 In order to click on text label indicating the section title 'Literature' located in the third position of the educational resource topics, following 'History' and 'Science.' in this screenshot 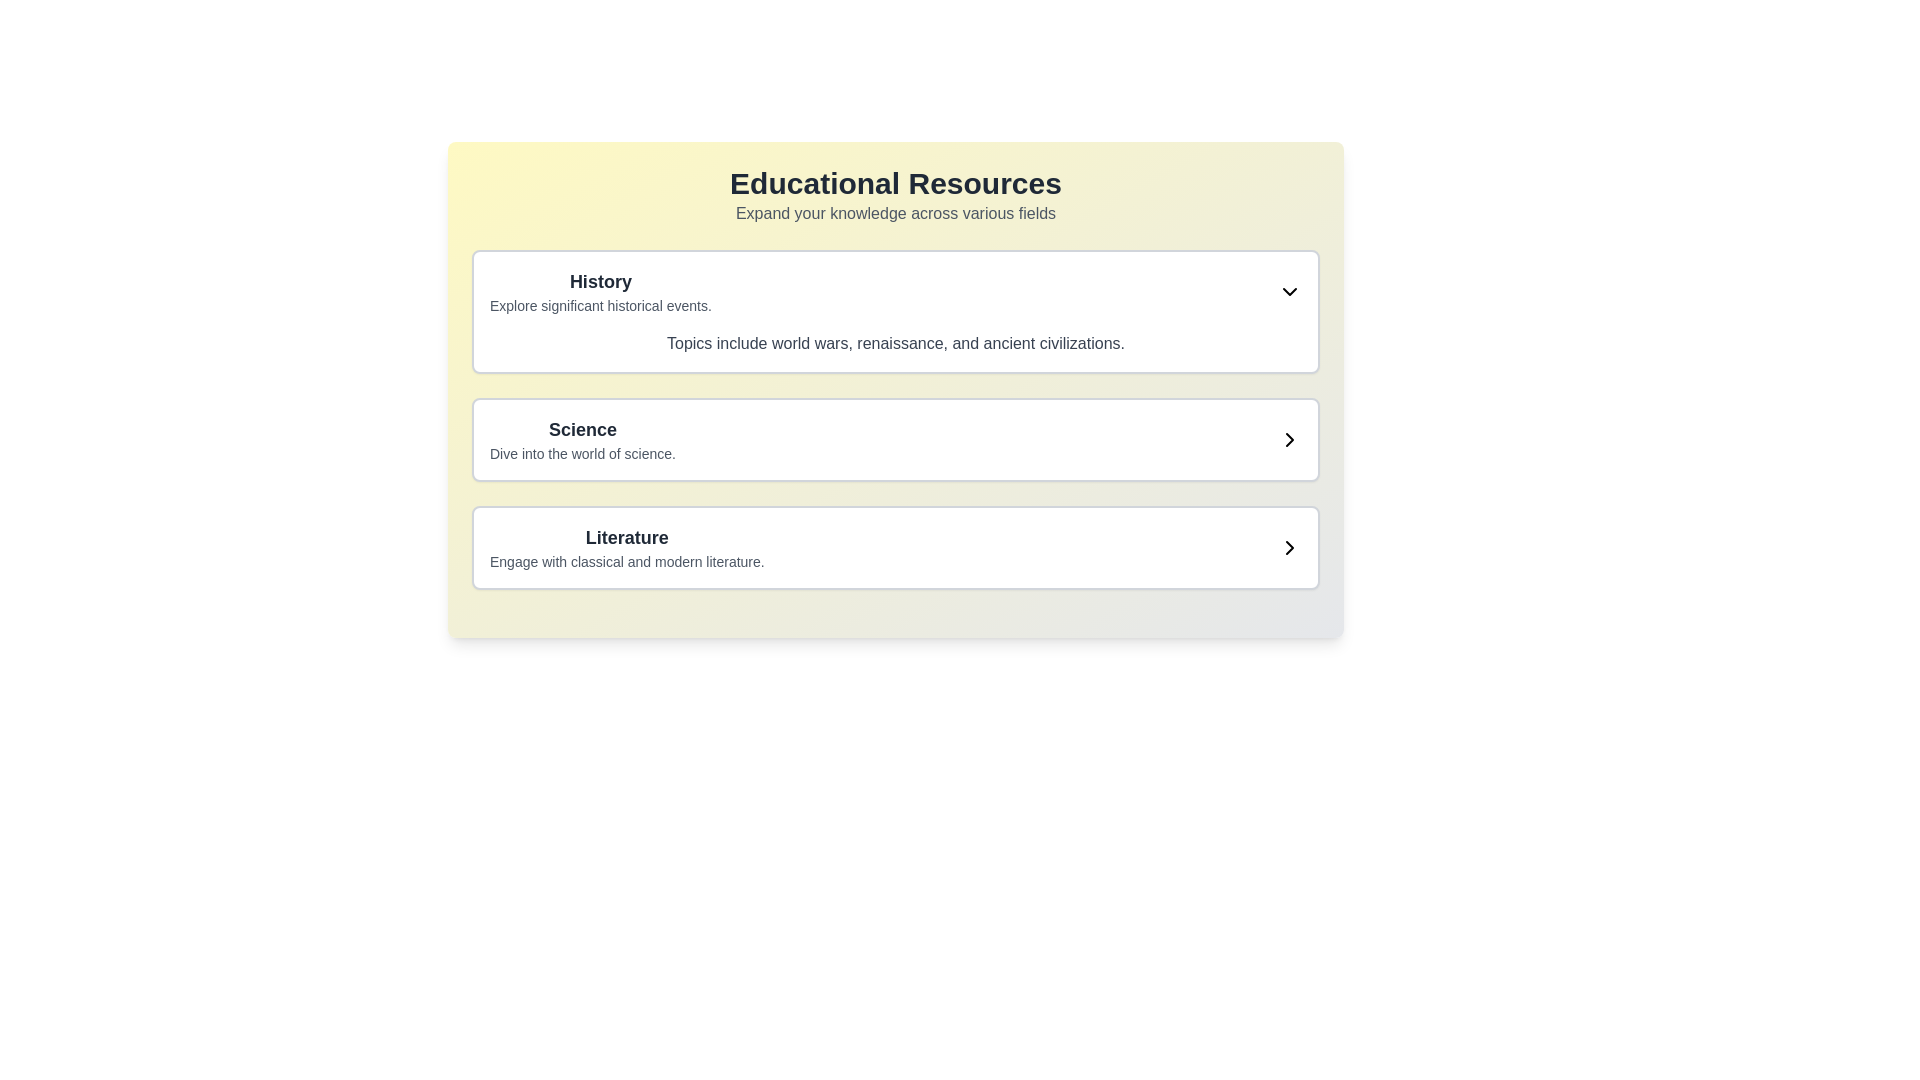, I will do `click(626, 536)`.